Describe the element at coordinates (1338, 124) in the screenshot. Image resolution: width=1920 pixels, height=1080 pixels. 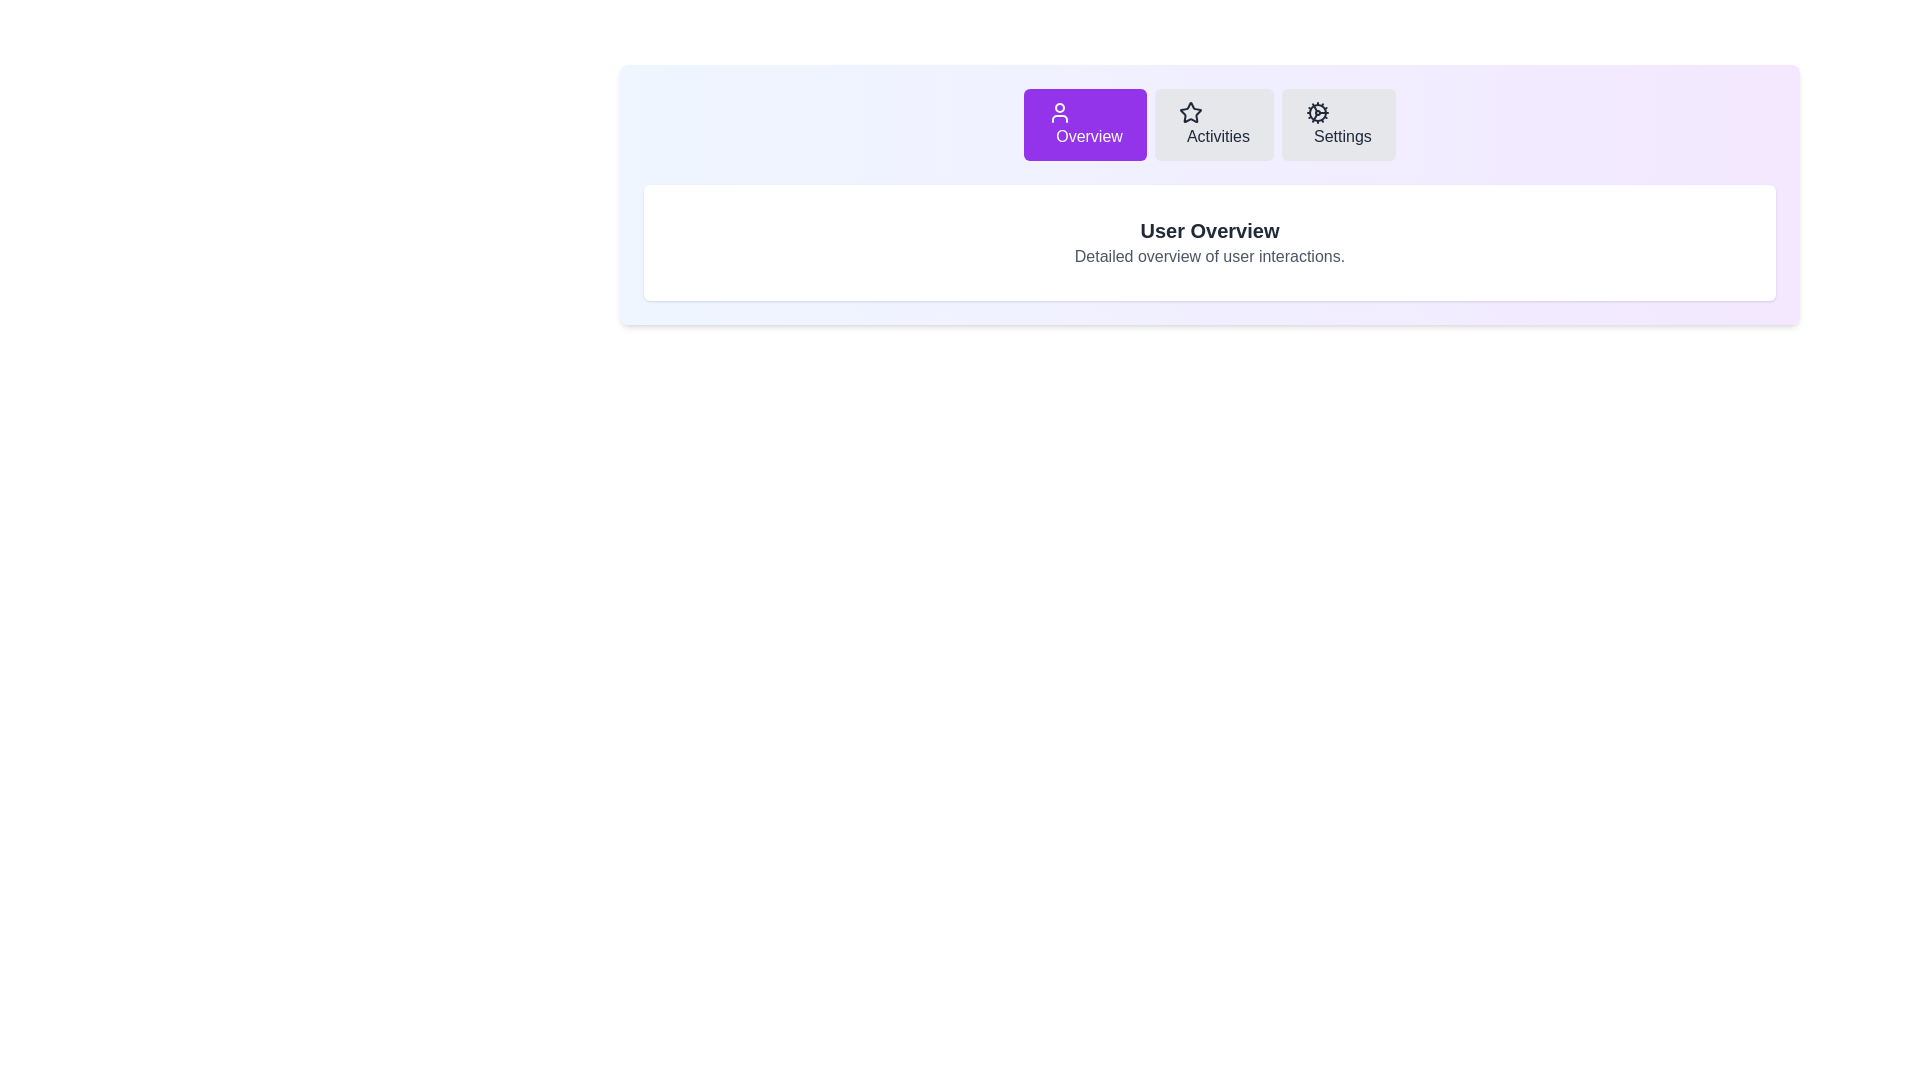
I see `the 'Settings' button, which is identified by its rounded rectangular shape with a light gray background and dark gray text, located on the rightmost side of a horizontal group of three buttons near the top center of the interface` at that location.